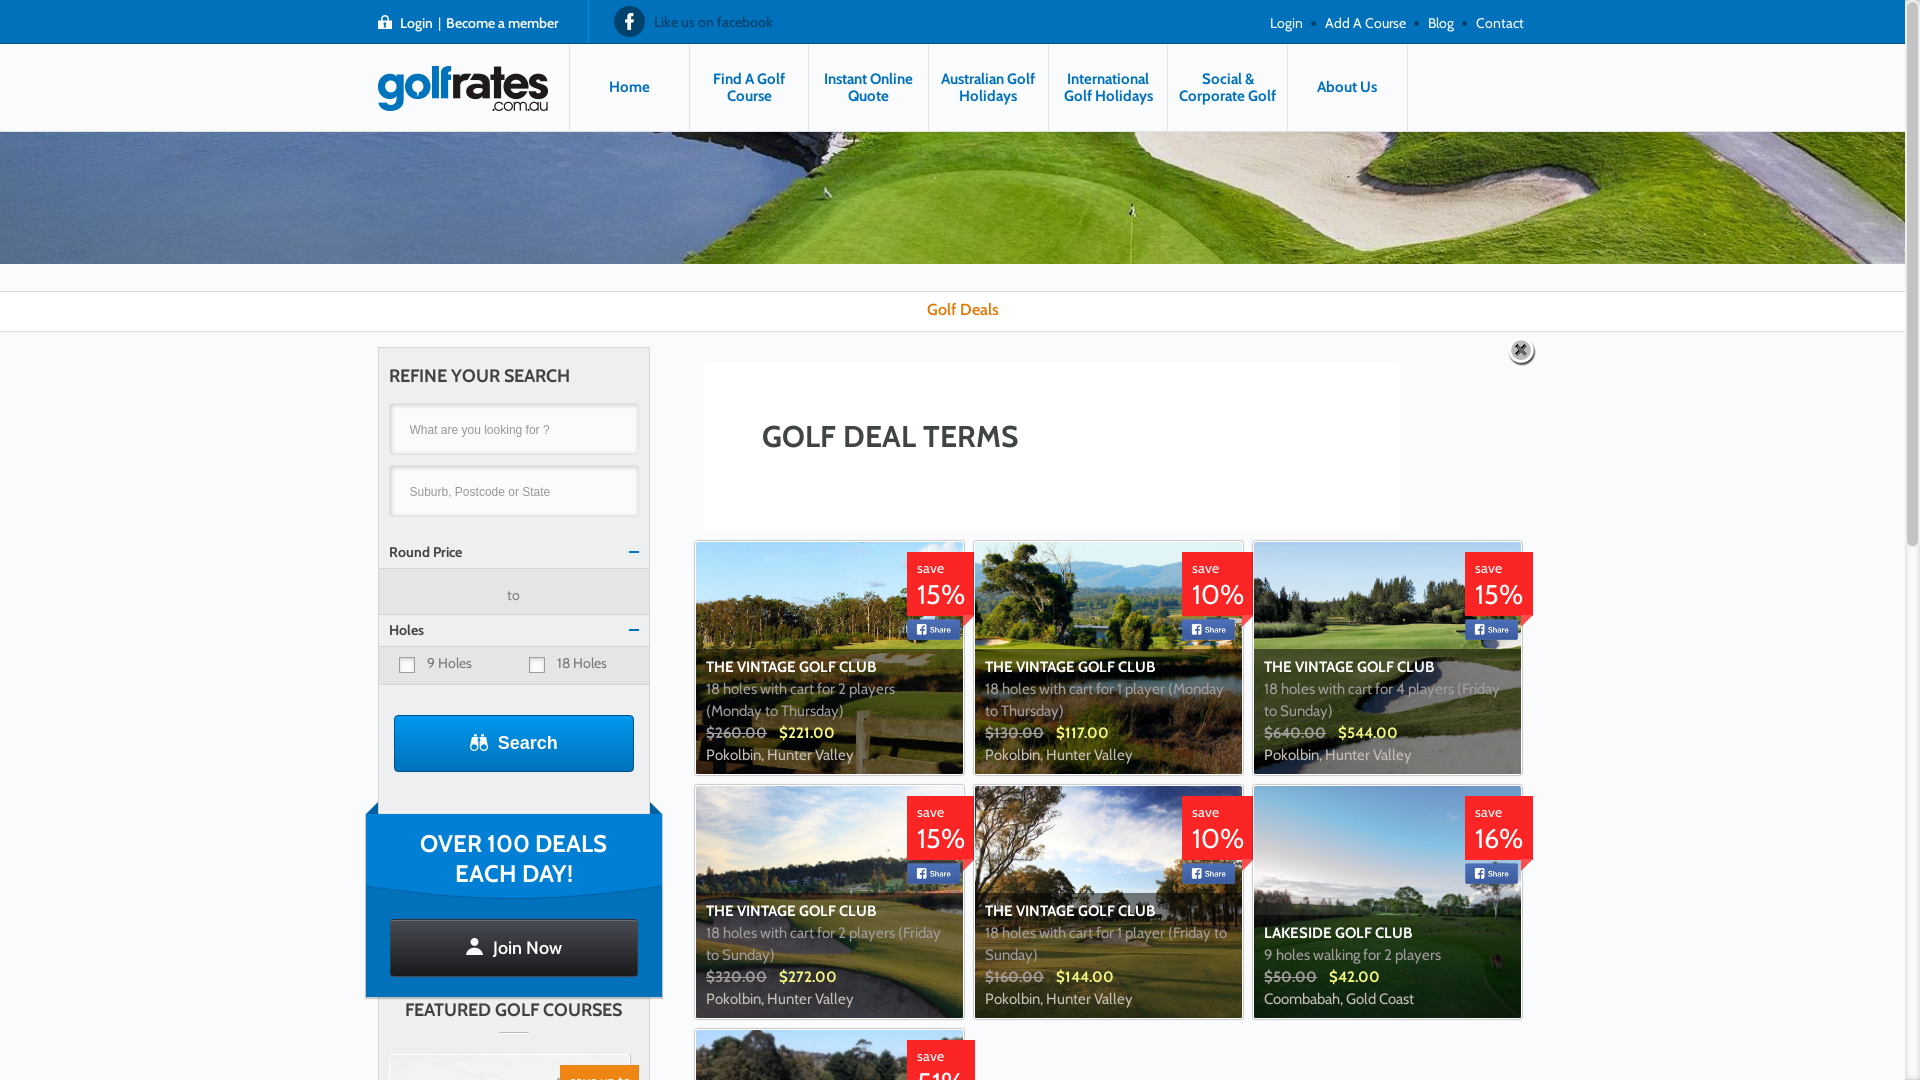  I want to click on 'save, so click(939, 588).